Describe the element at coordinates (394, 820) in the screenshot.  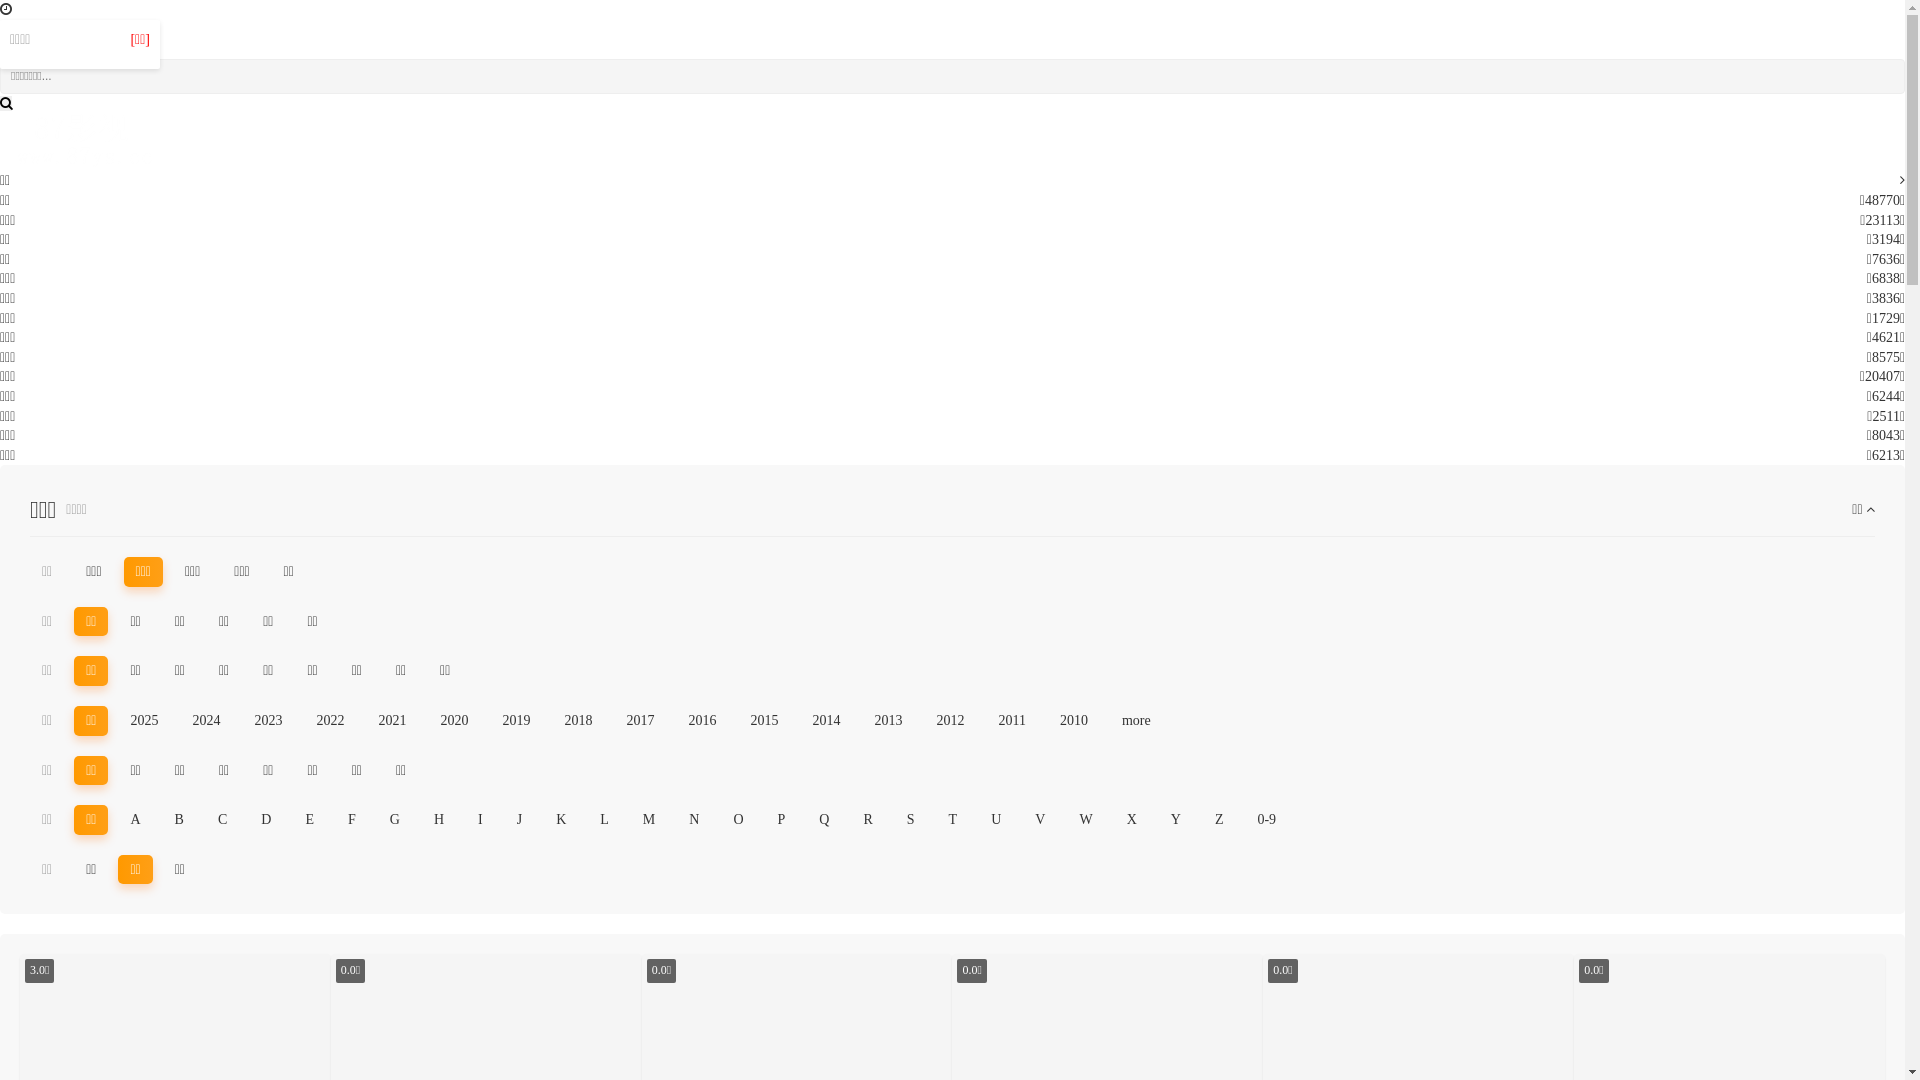
I see `'G'` at that location.